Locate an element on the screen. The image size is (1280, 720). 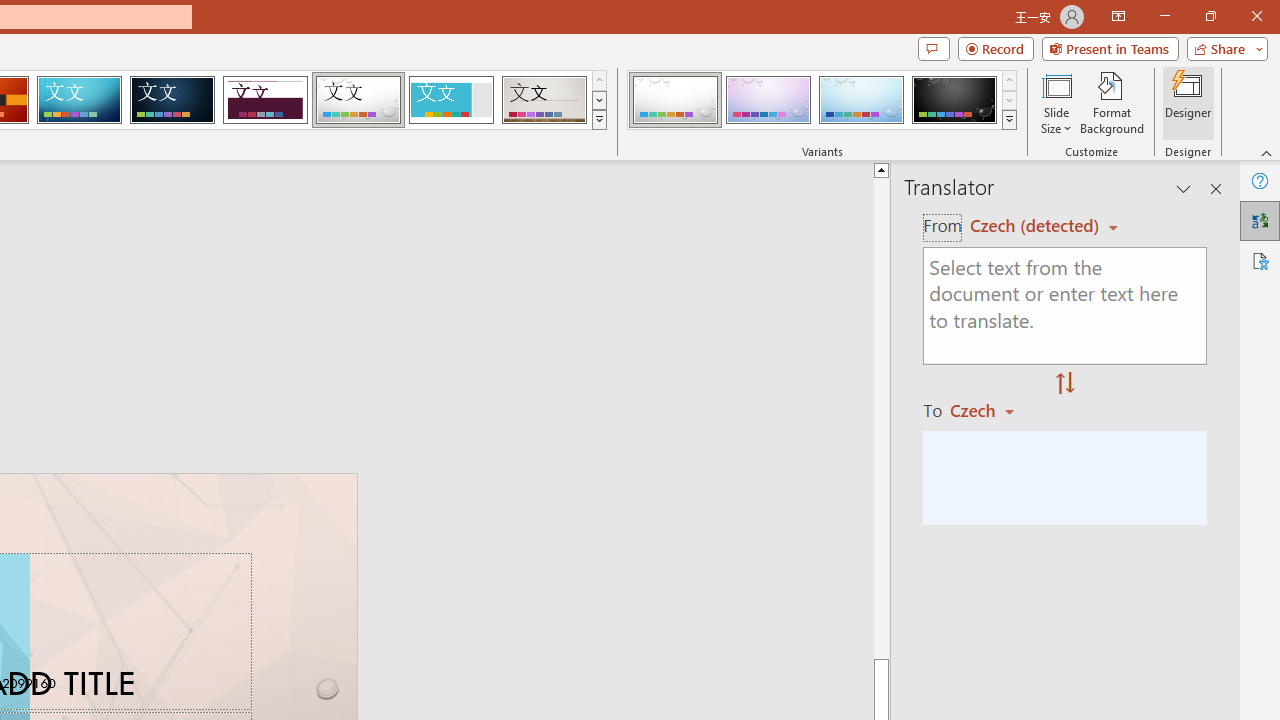
'Dividend' is located at coordinates (264, 100).